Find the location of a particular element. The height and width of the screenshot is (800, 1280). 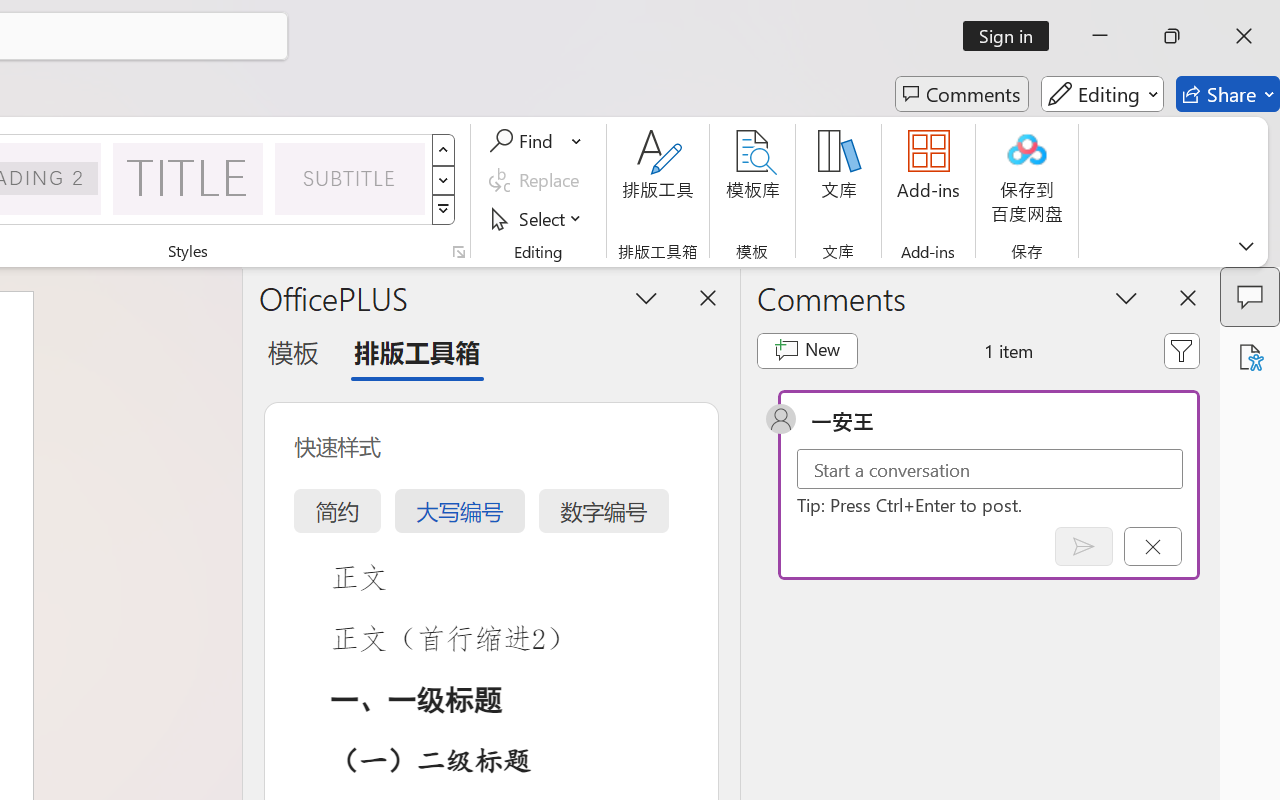

'Cancel' is located at coordinates (1152, 546).